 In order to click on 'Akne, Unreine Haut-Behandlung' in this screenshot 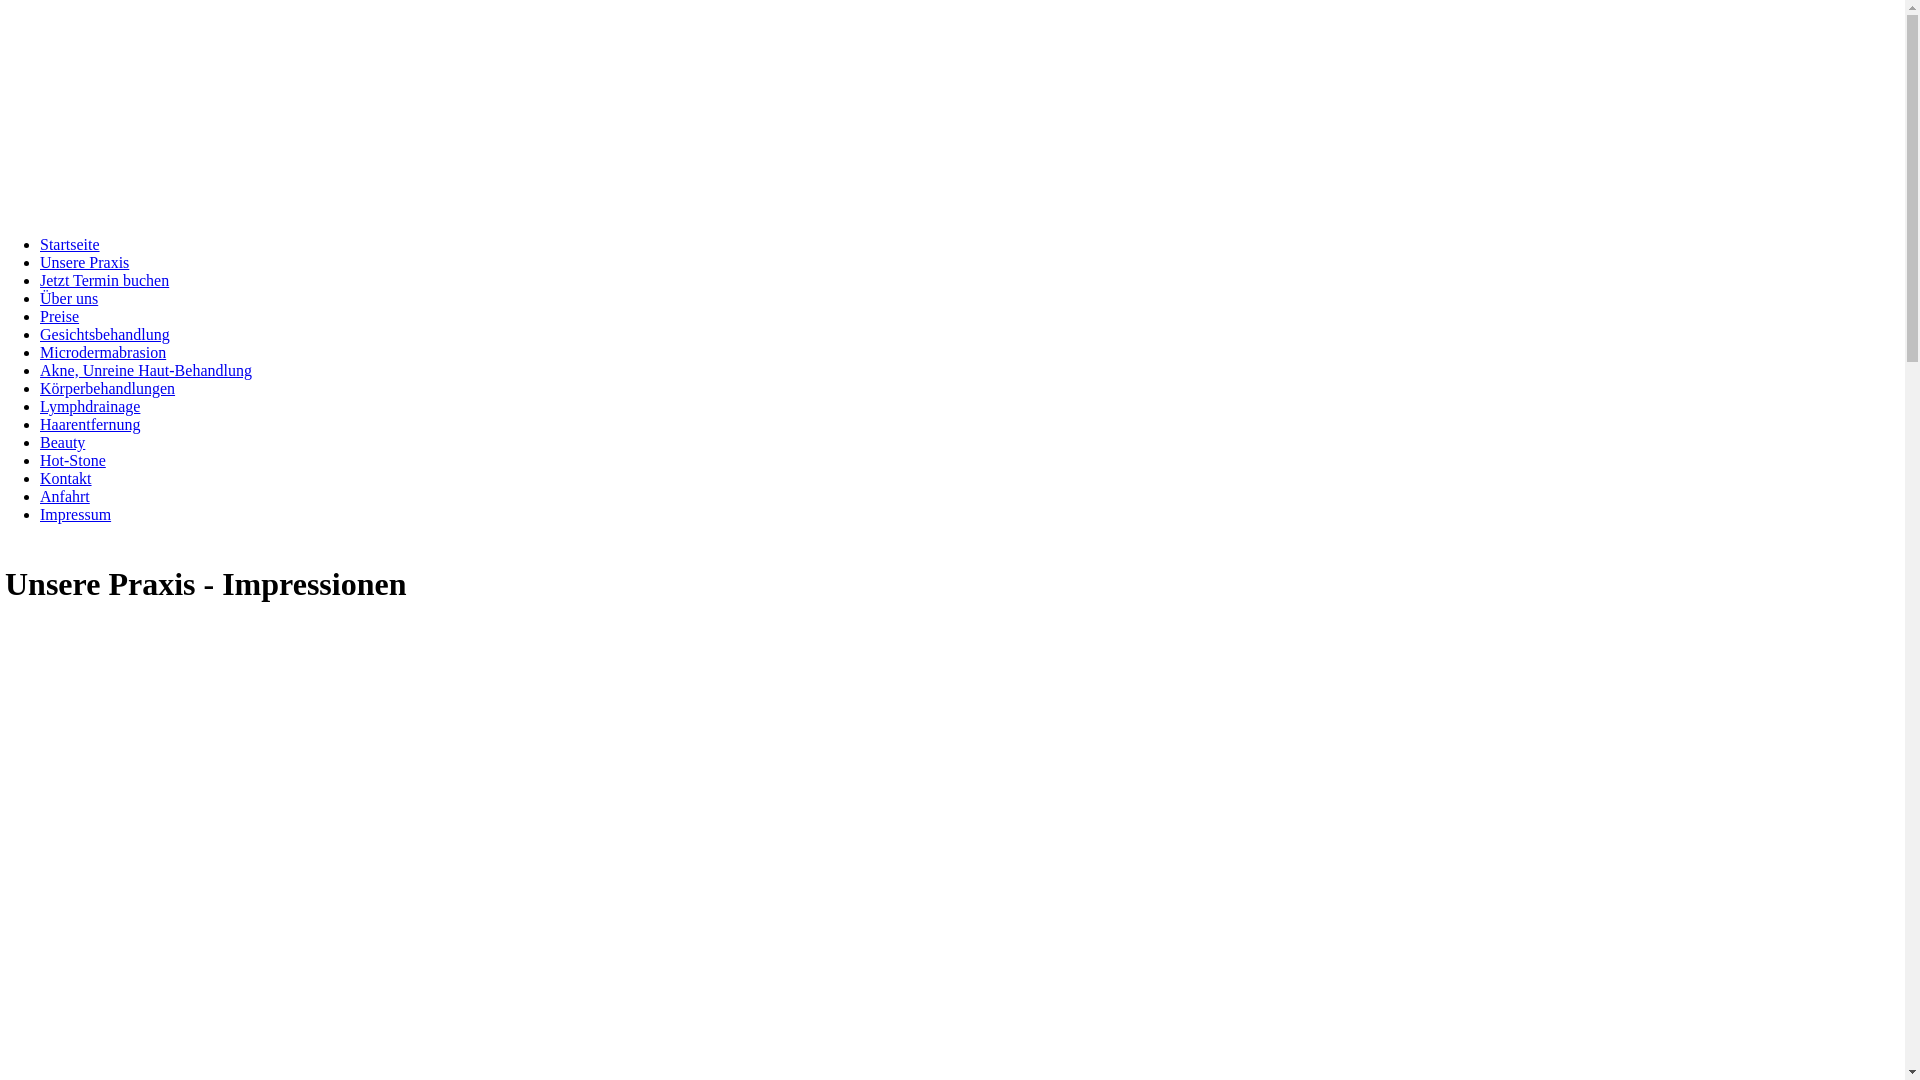, I will do `click(144, 370)`.